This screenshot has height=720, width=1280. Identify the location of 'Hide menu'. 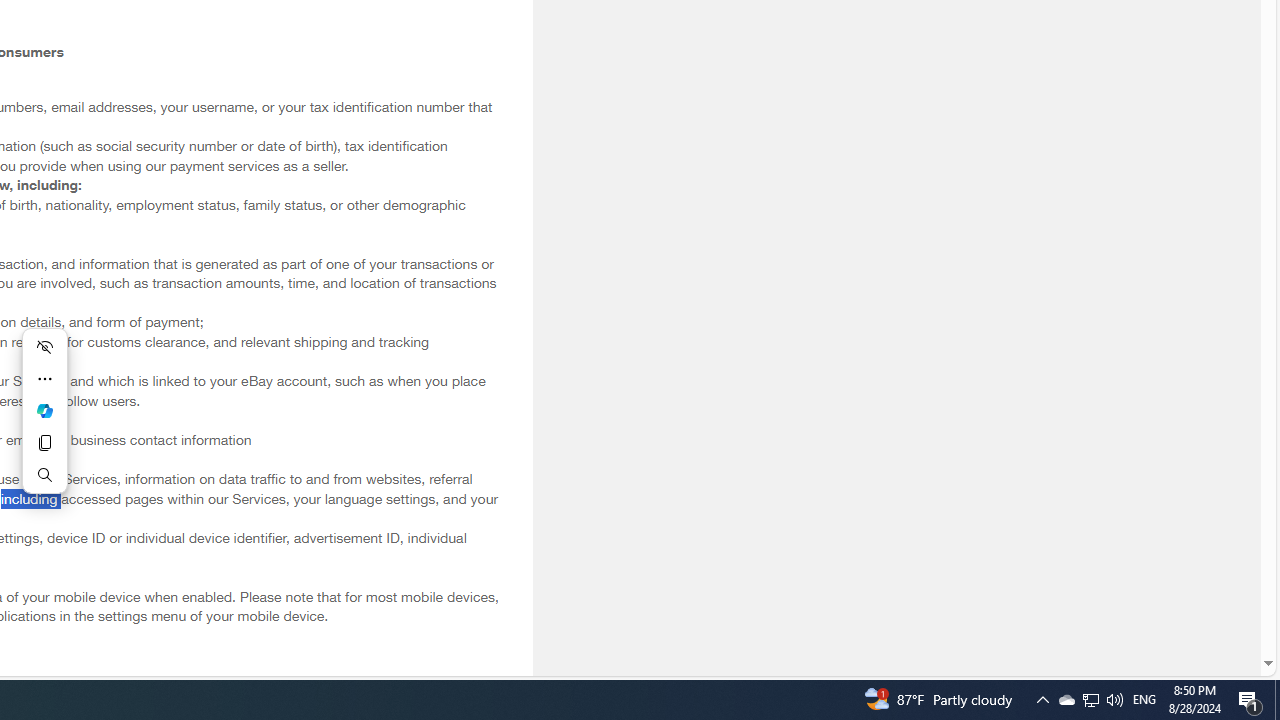
(44, 346).